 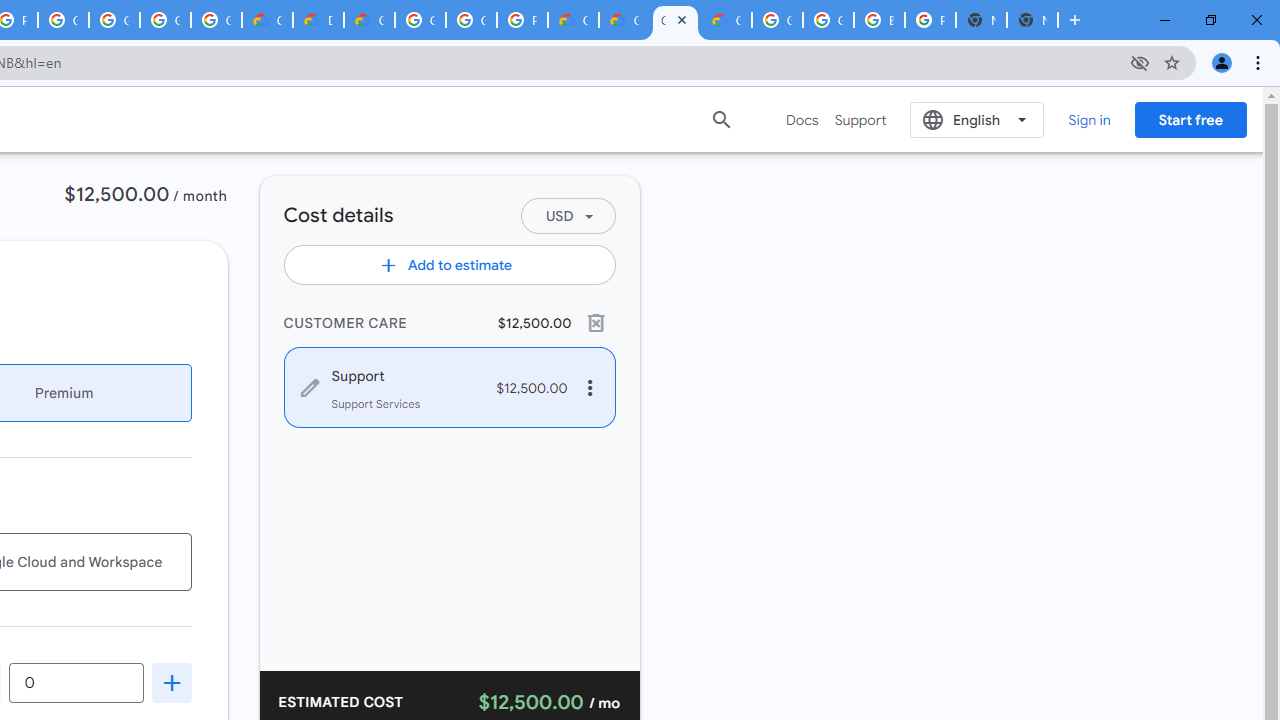 I want to click on 'New Tab', so click(x=1032, y=20).